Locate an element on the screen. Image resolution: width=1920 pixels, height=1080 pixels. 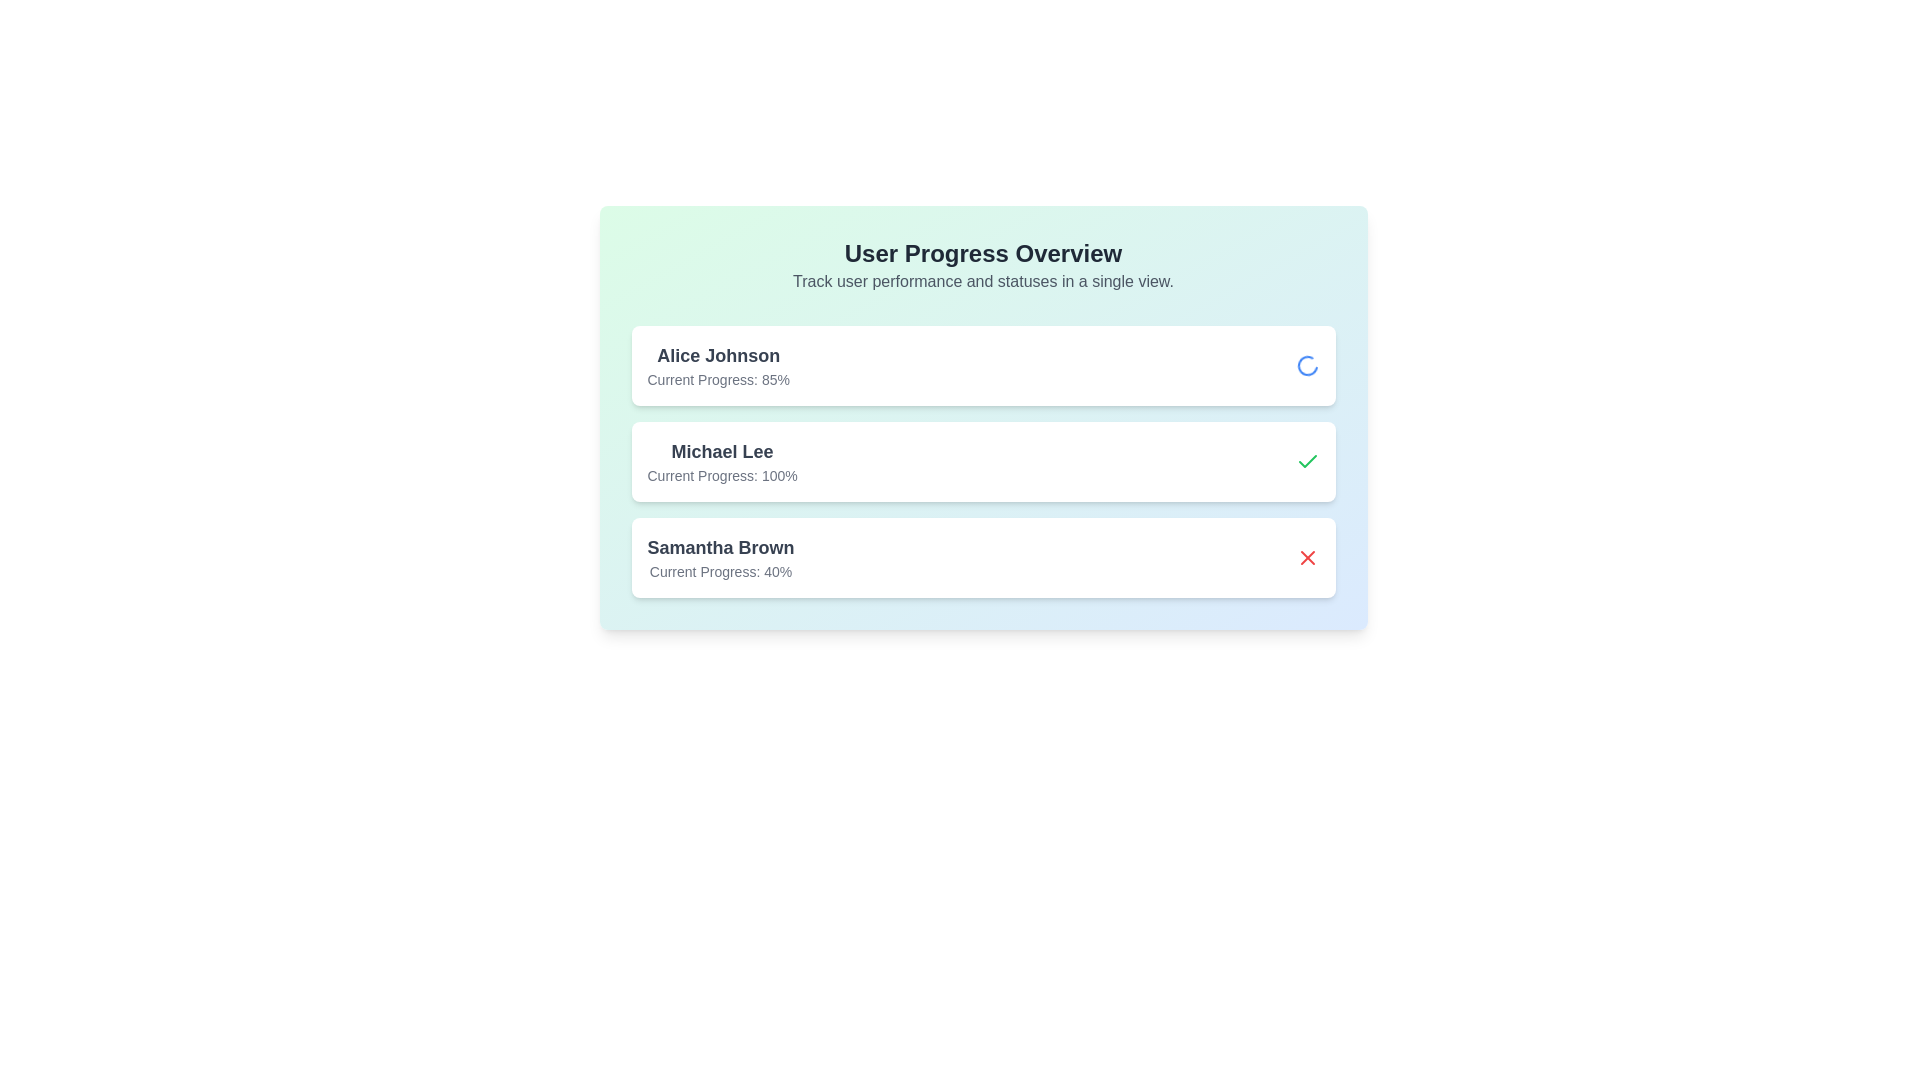
the label that identifies the first user in the 'User Progress Overview', which serves as the header for the associated progress metric is located at coordinates (718, 354).